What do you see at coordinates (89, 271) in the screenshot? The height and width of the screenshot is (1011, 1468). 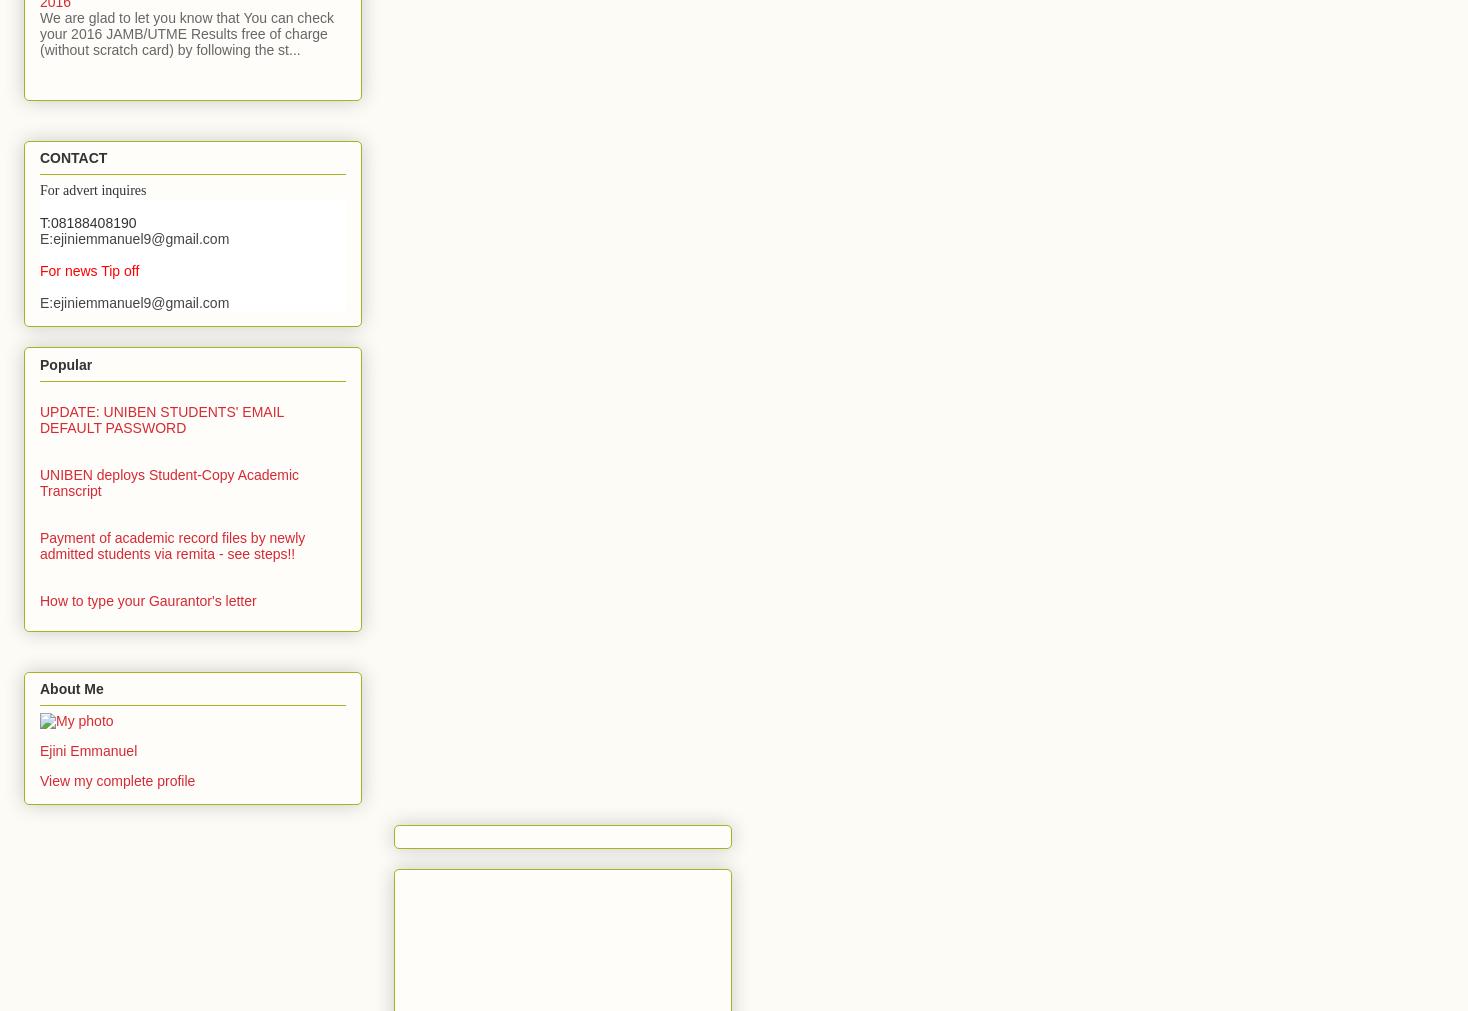 I see `'For news Tip off'` at bounding box center [89, 271].